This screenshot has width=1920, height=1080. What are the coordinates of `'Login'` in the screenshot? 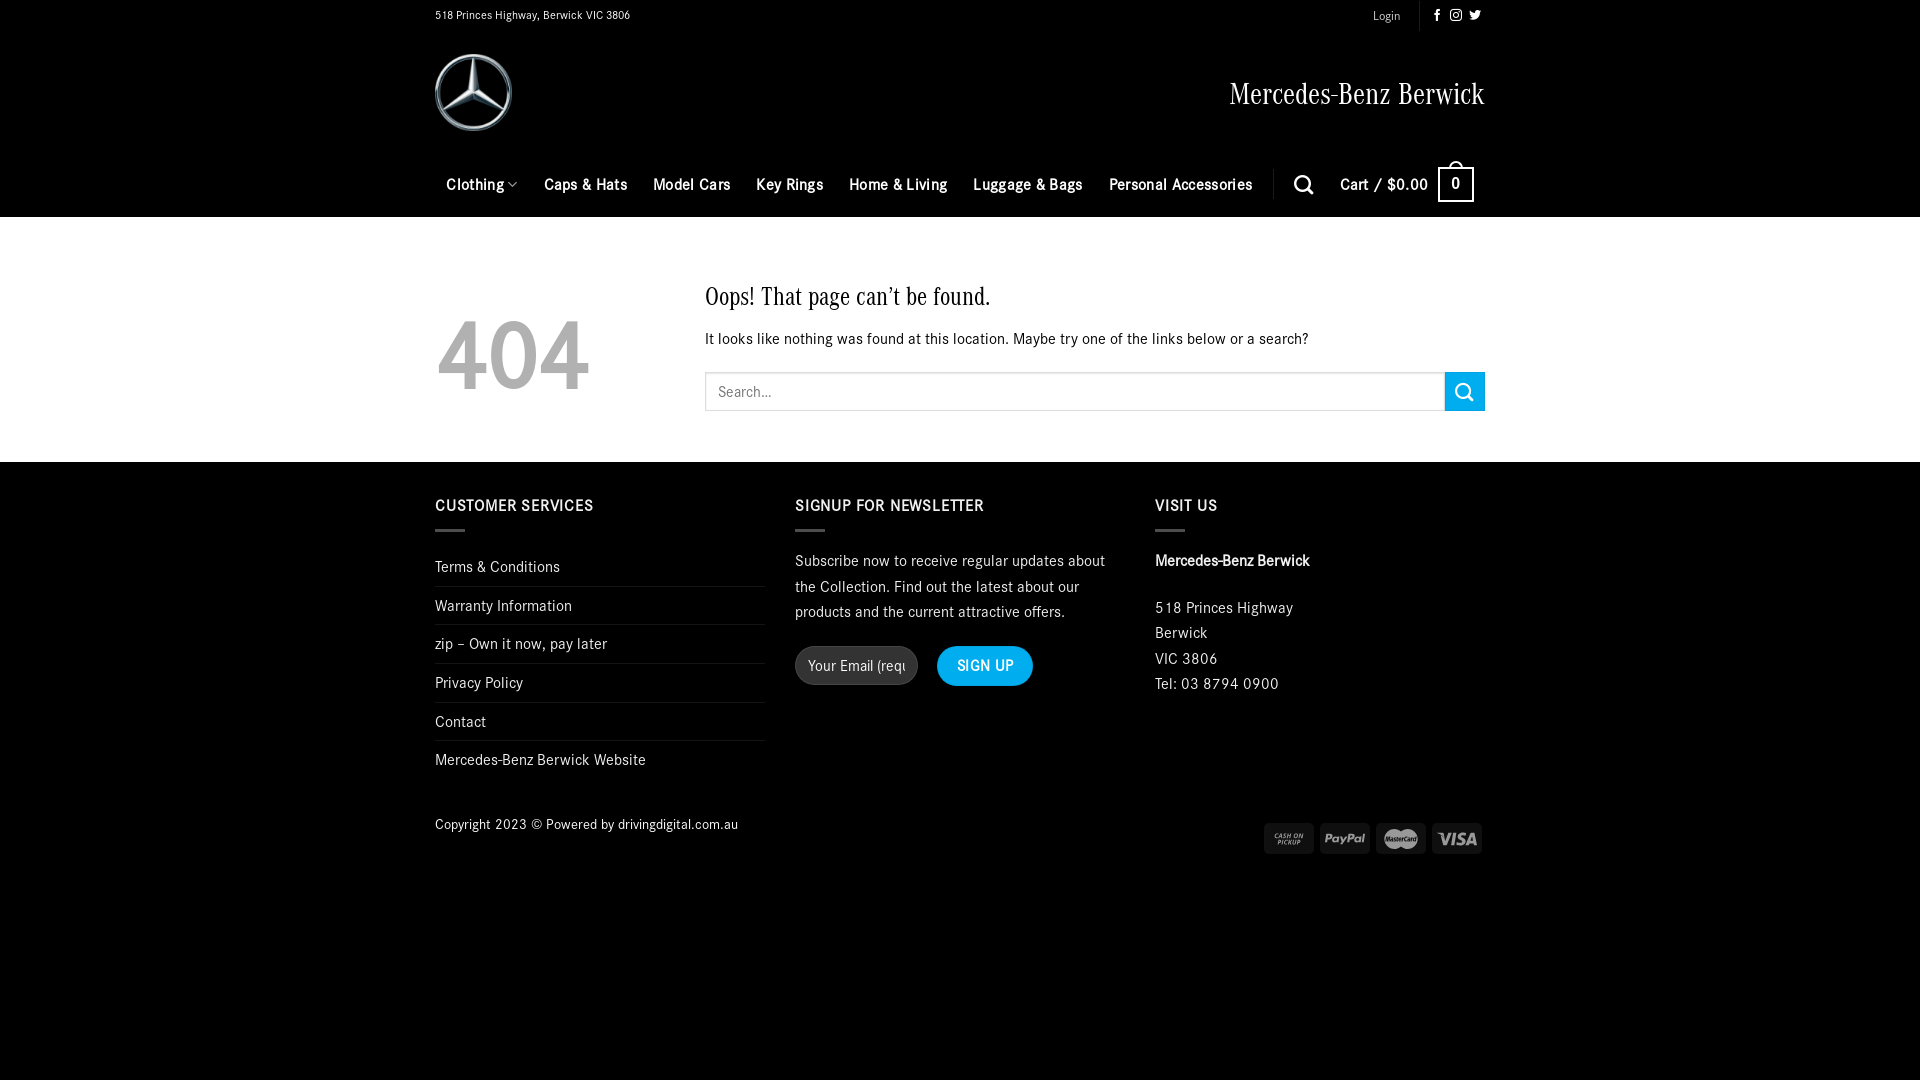 It's located at (1385, 15).